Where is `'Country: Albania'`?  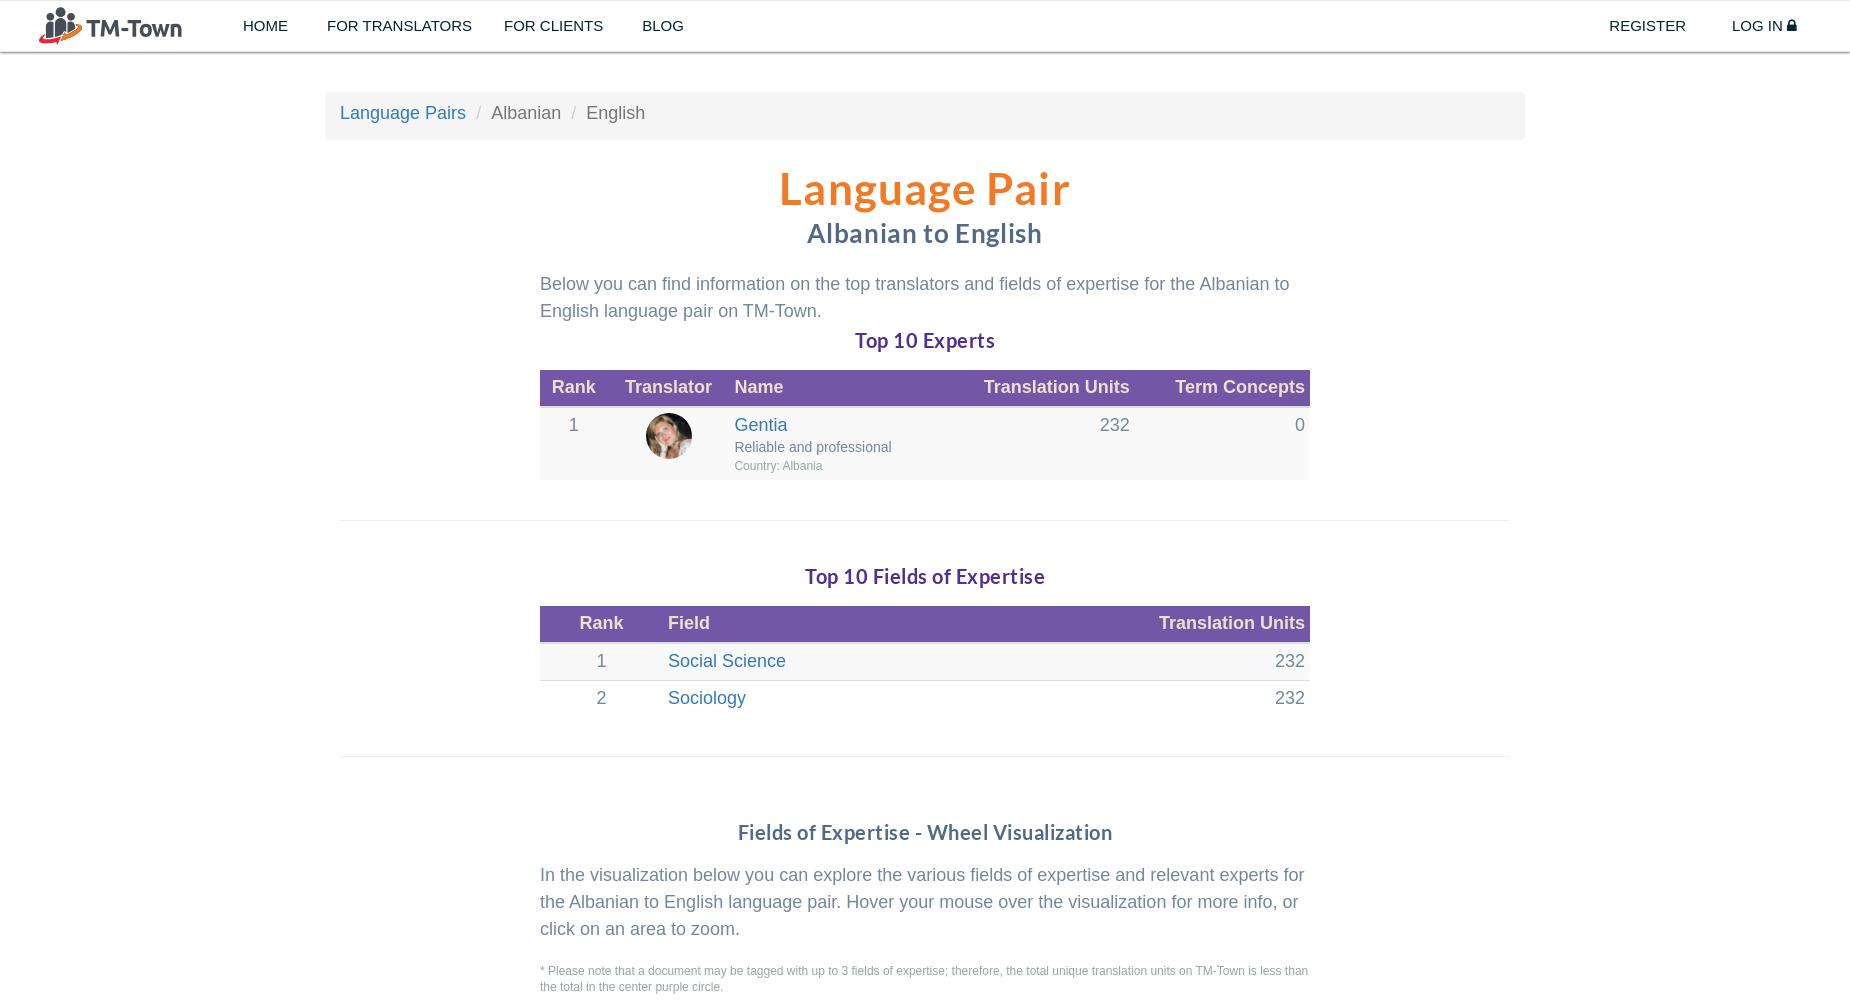 'Country: Albania' is located at coordinates (734, 464).